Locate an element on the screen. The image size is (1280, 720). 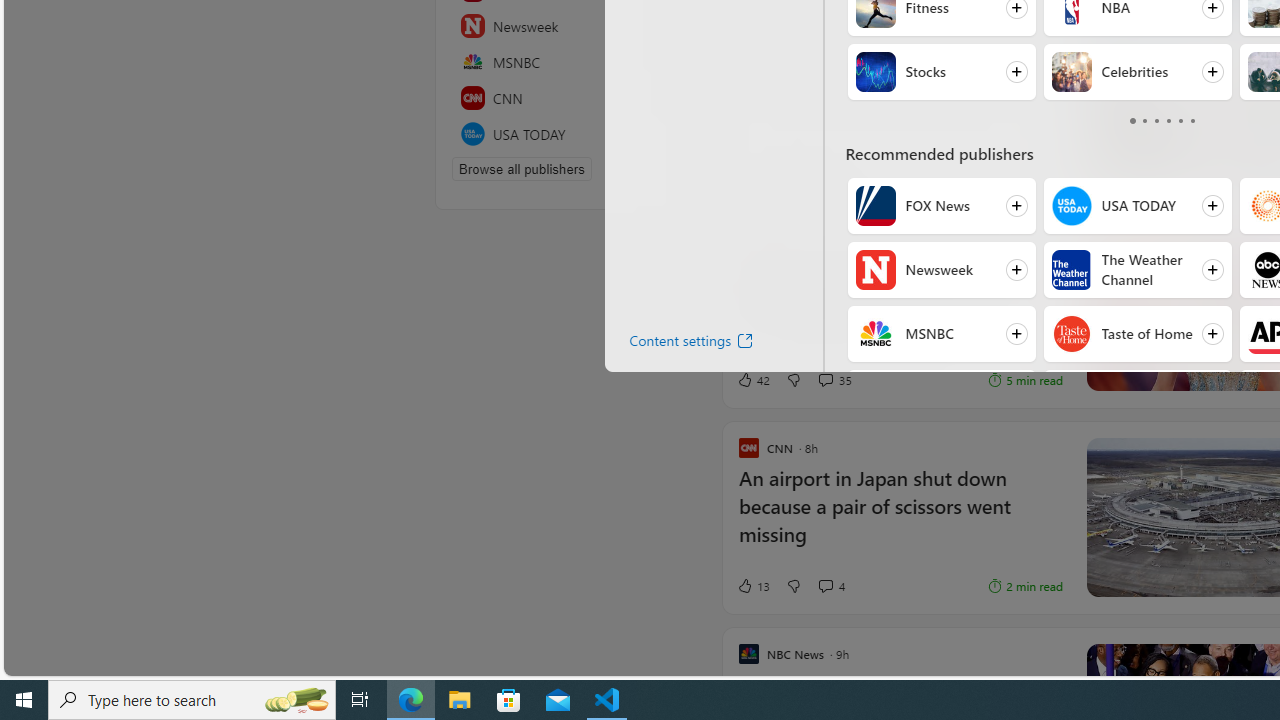
'Newsweek' is located at coordinates (875, 270).